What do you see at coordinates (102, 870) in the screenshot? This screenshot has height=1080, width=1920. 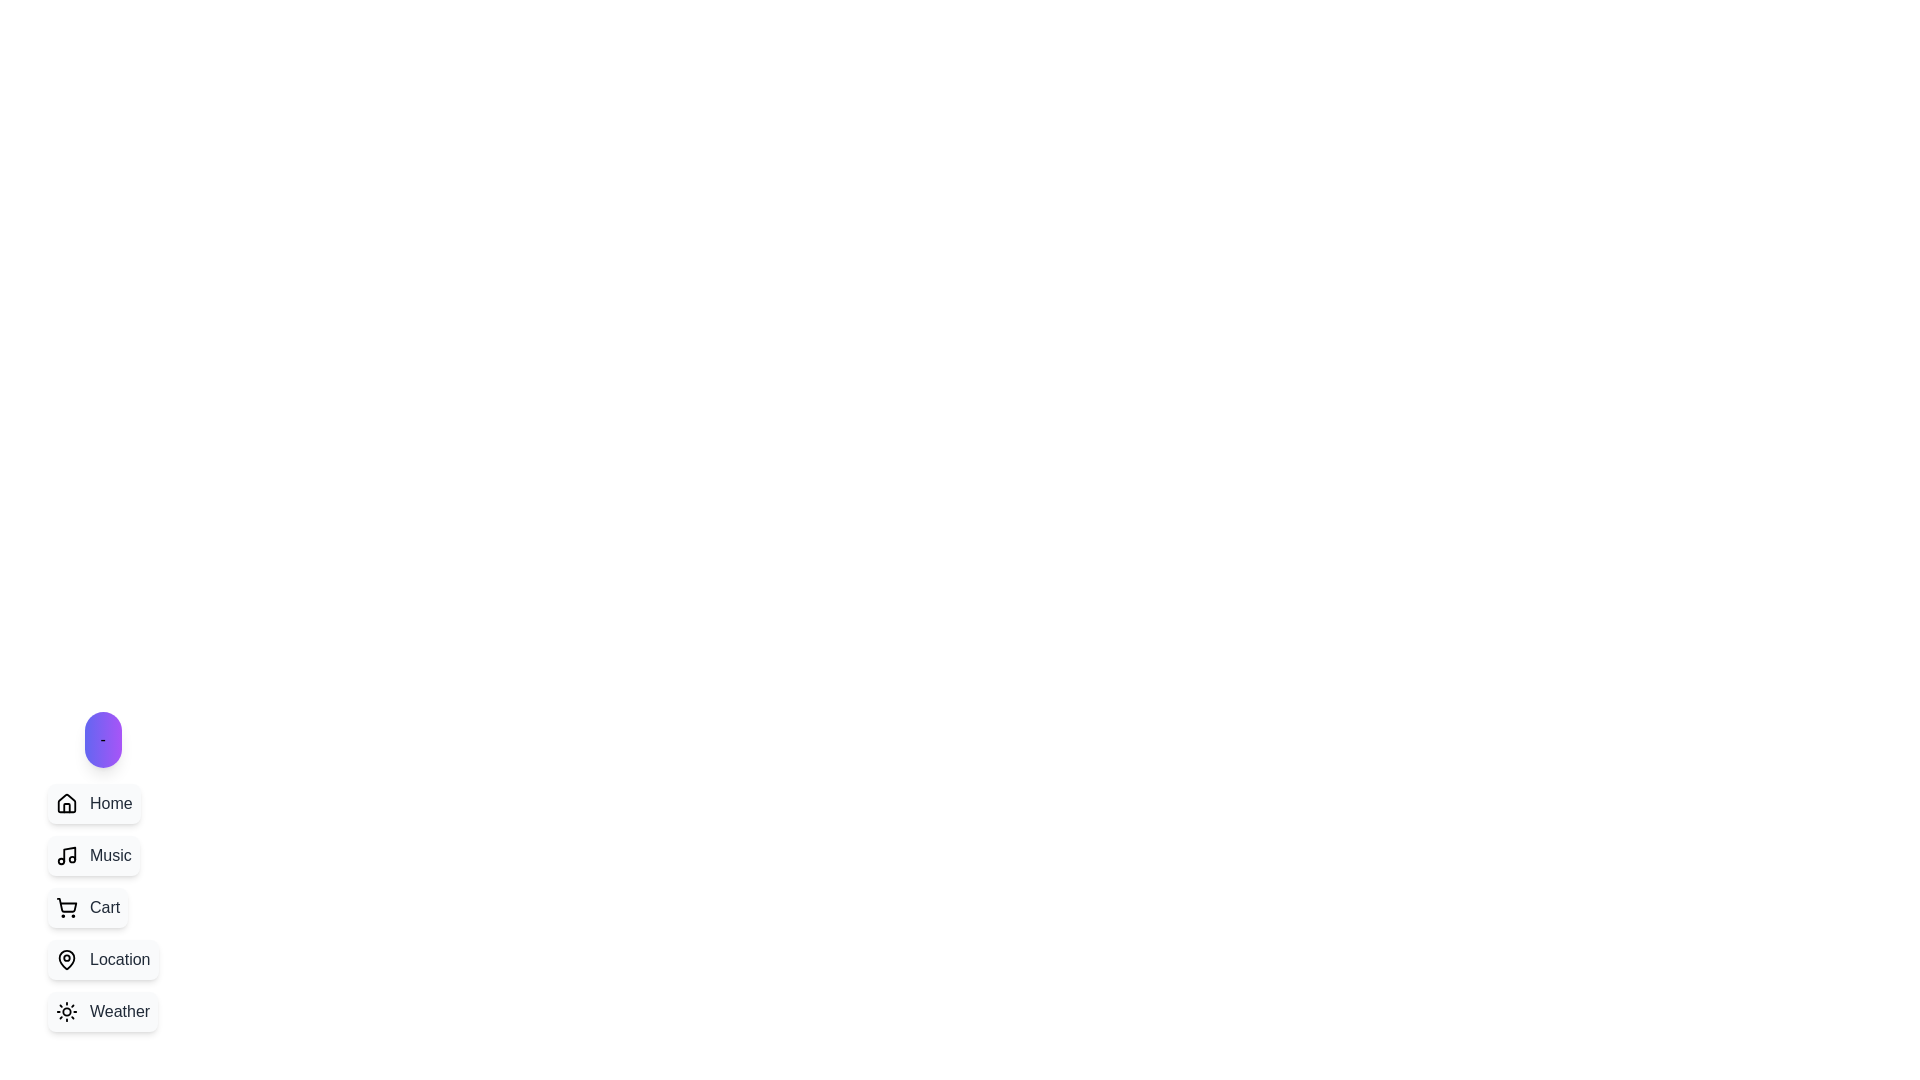 I see `the 'Music' button, which is styled with a light background, rounded edges, and includes a music note icon, located in a vertical navigation list below the 'Home' button and above the 'Cart' button` at bounding box center [102, 870].